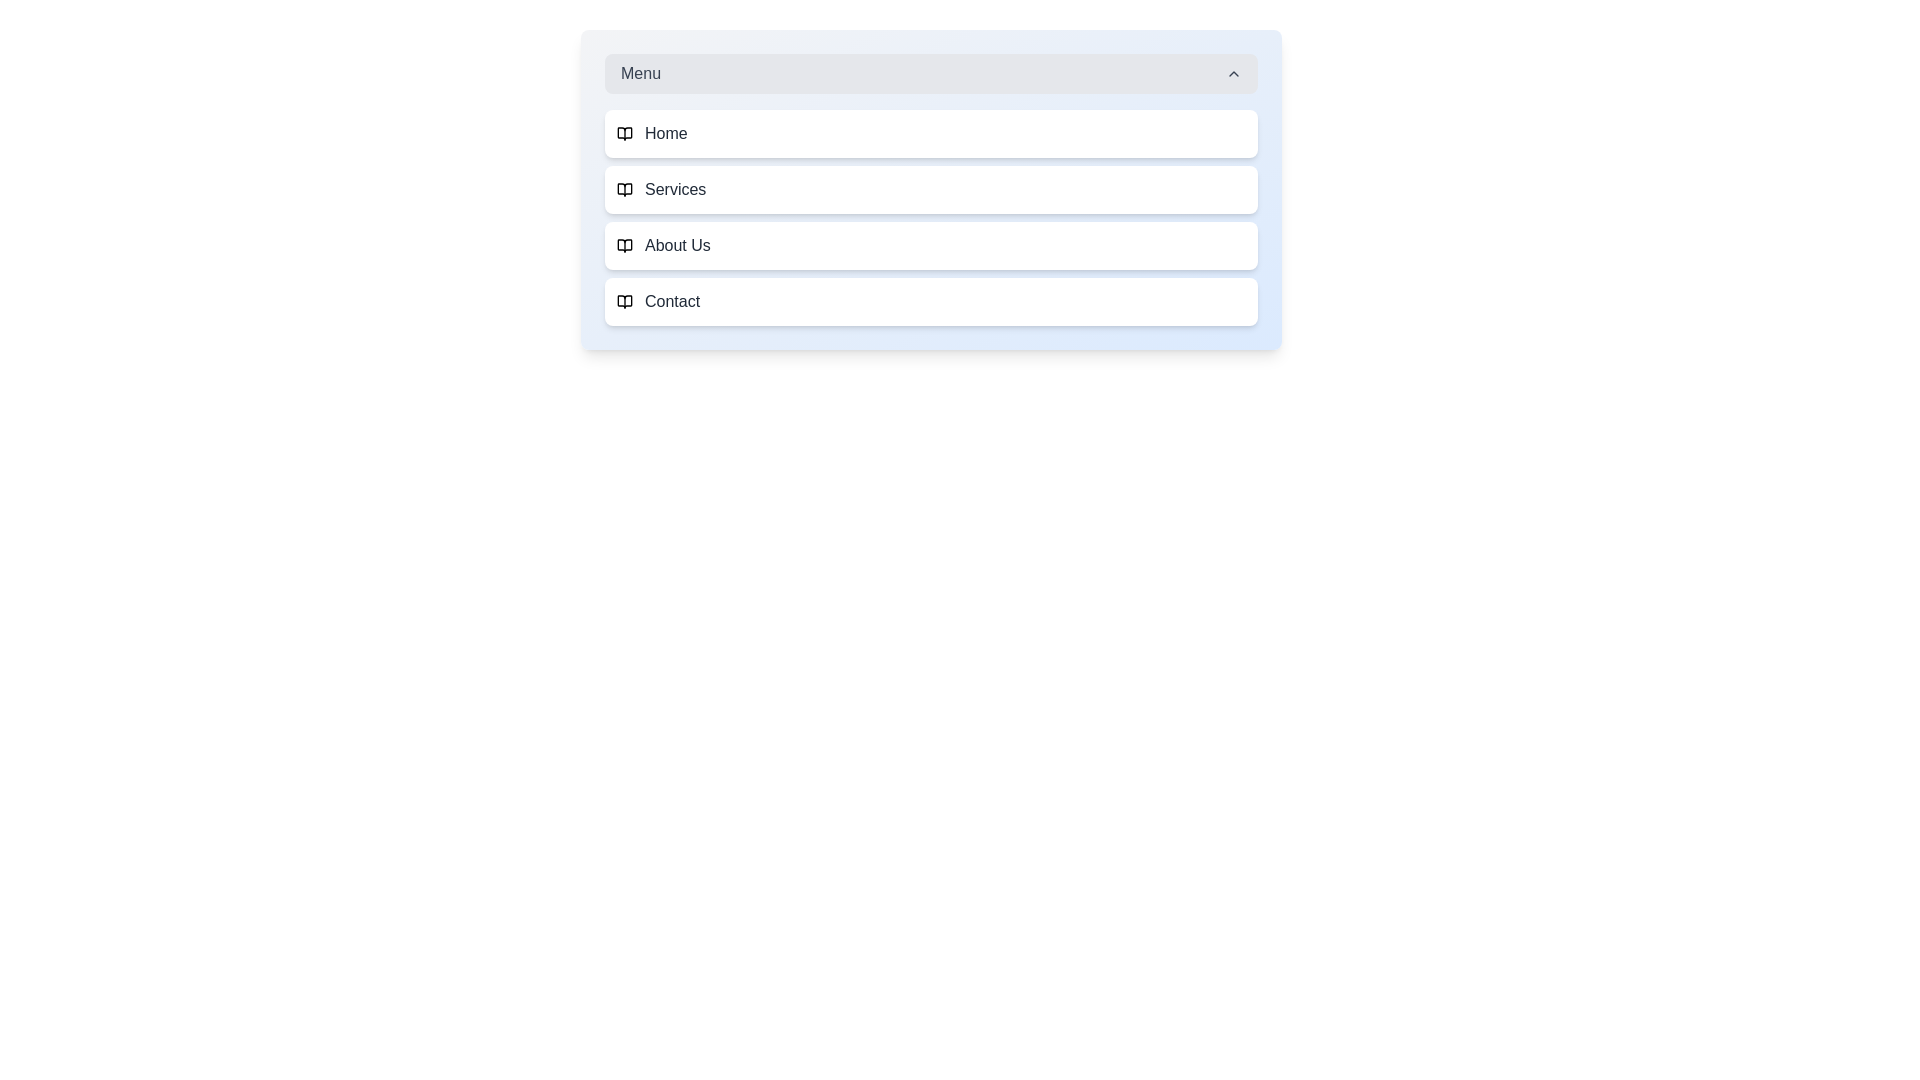  Describe the element at coordinates (930, 245) in the screenshot. I see `the third button in the vertical menu stack` at that location.